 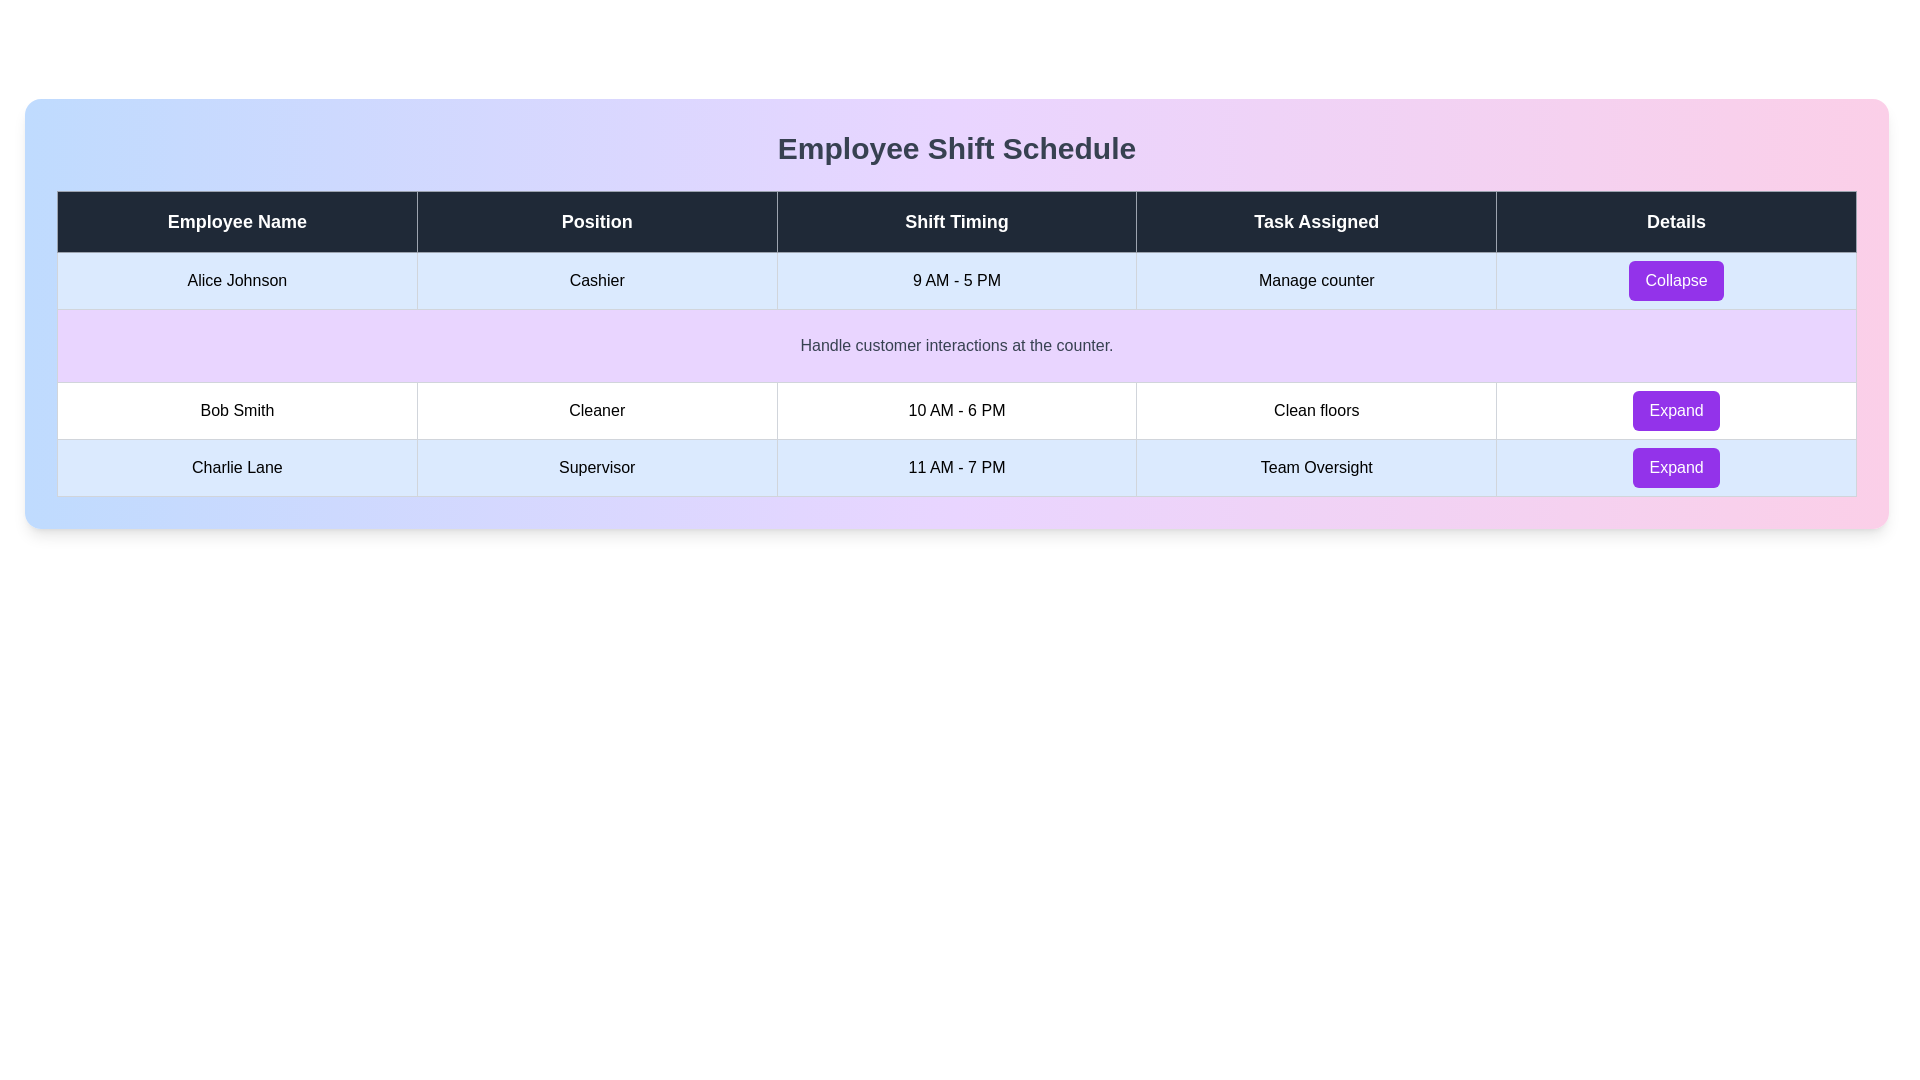 I want to click on the toggle button in the 'Details' column of the employee shift schedule table for Alice Johnson to enable accessibility interactions, so click(x=1676, y=281).